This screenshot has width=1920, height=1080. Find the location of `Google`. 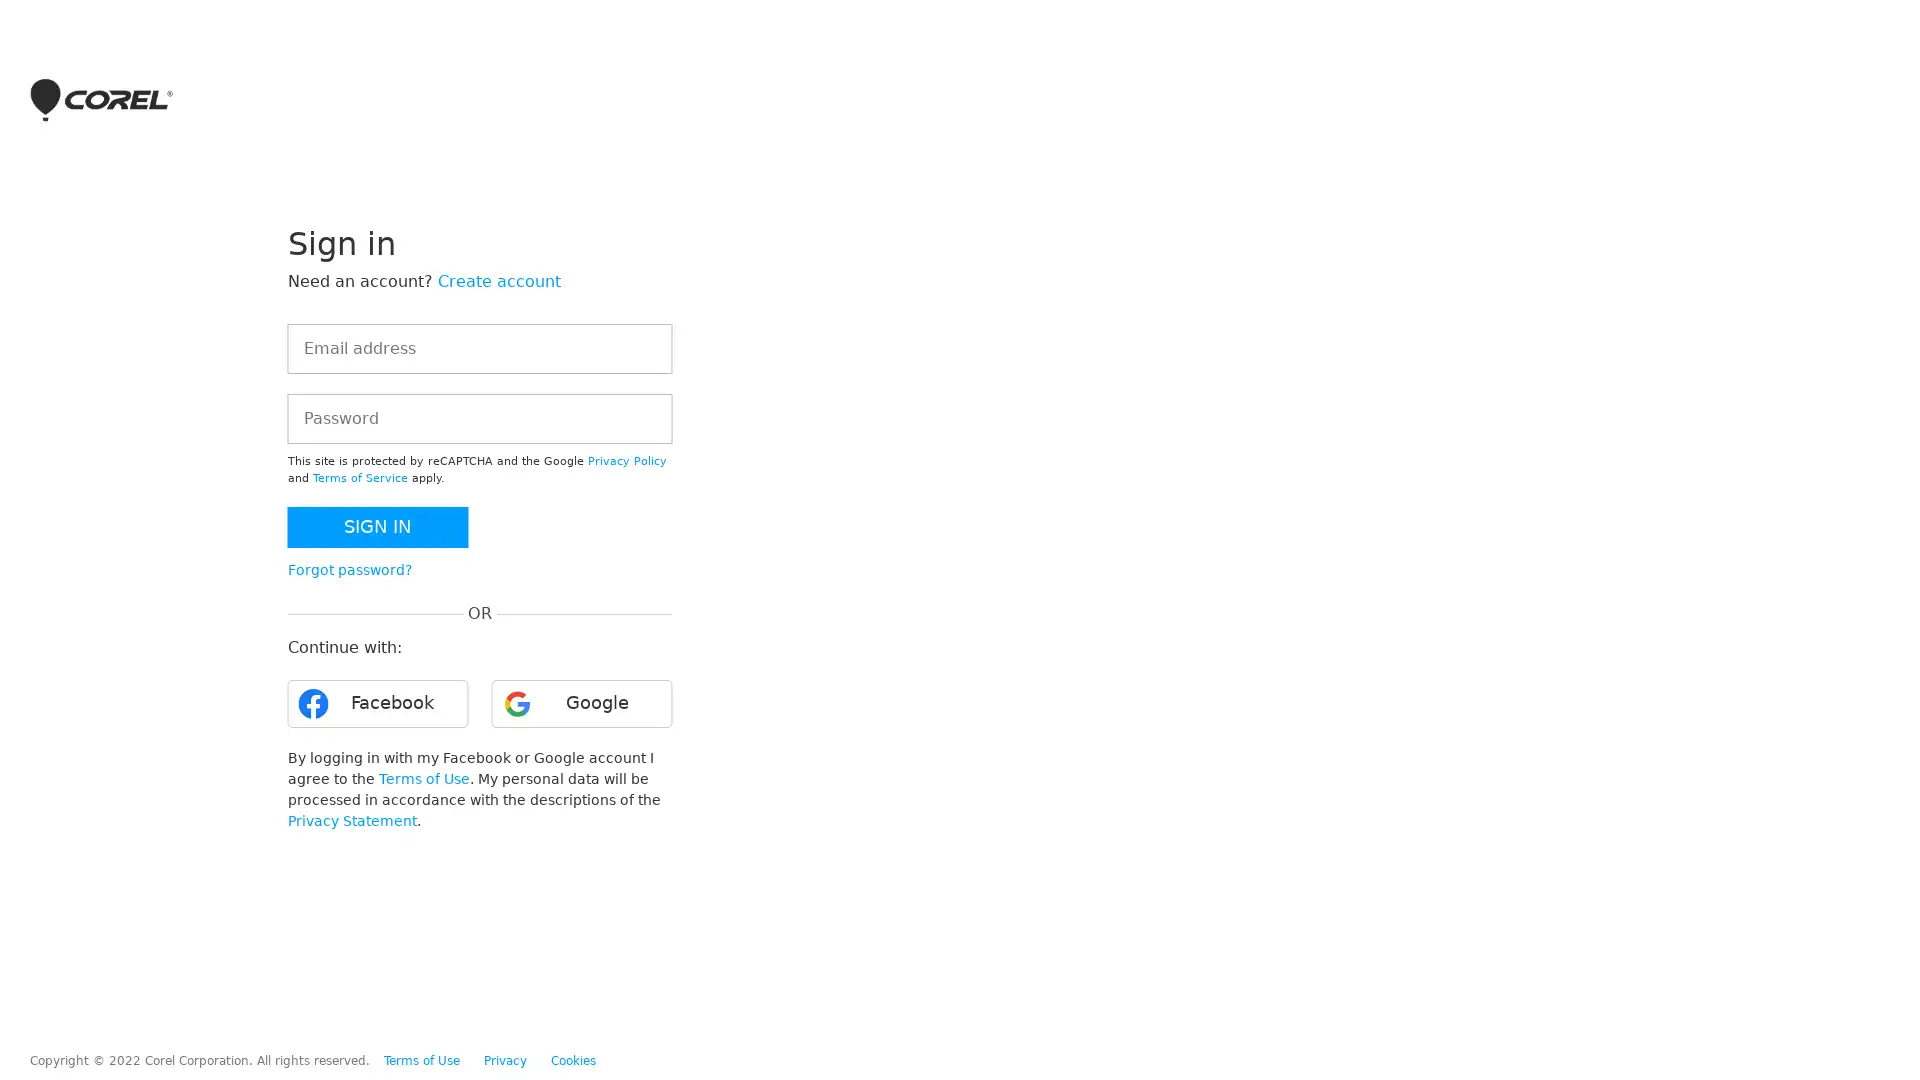

Google is located at coordinates (580, 703).